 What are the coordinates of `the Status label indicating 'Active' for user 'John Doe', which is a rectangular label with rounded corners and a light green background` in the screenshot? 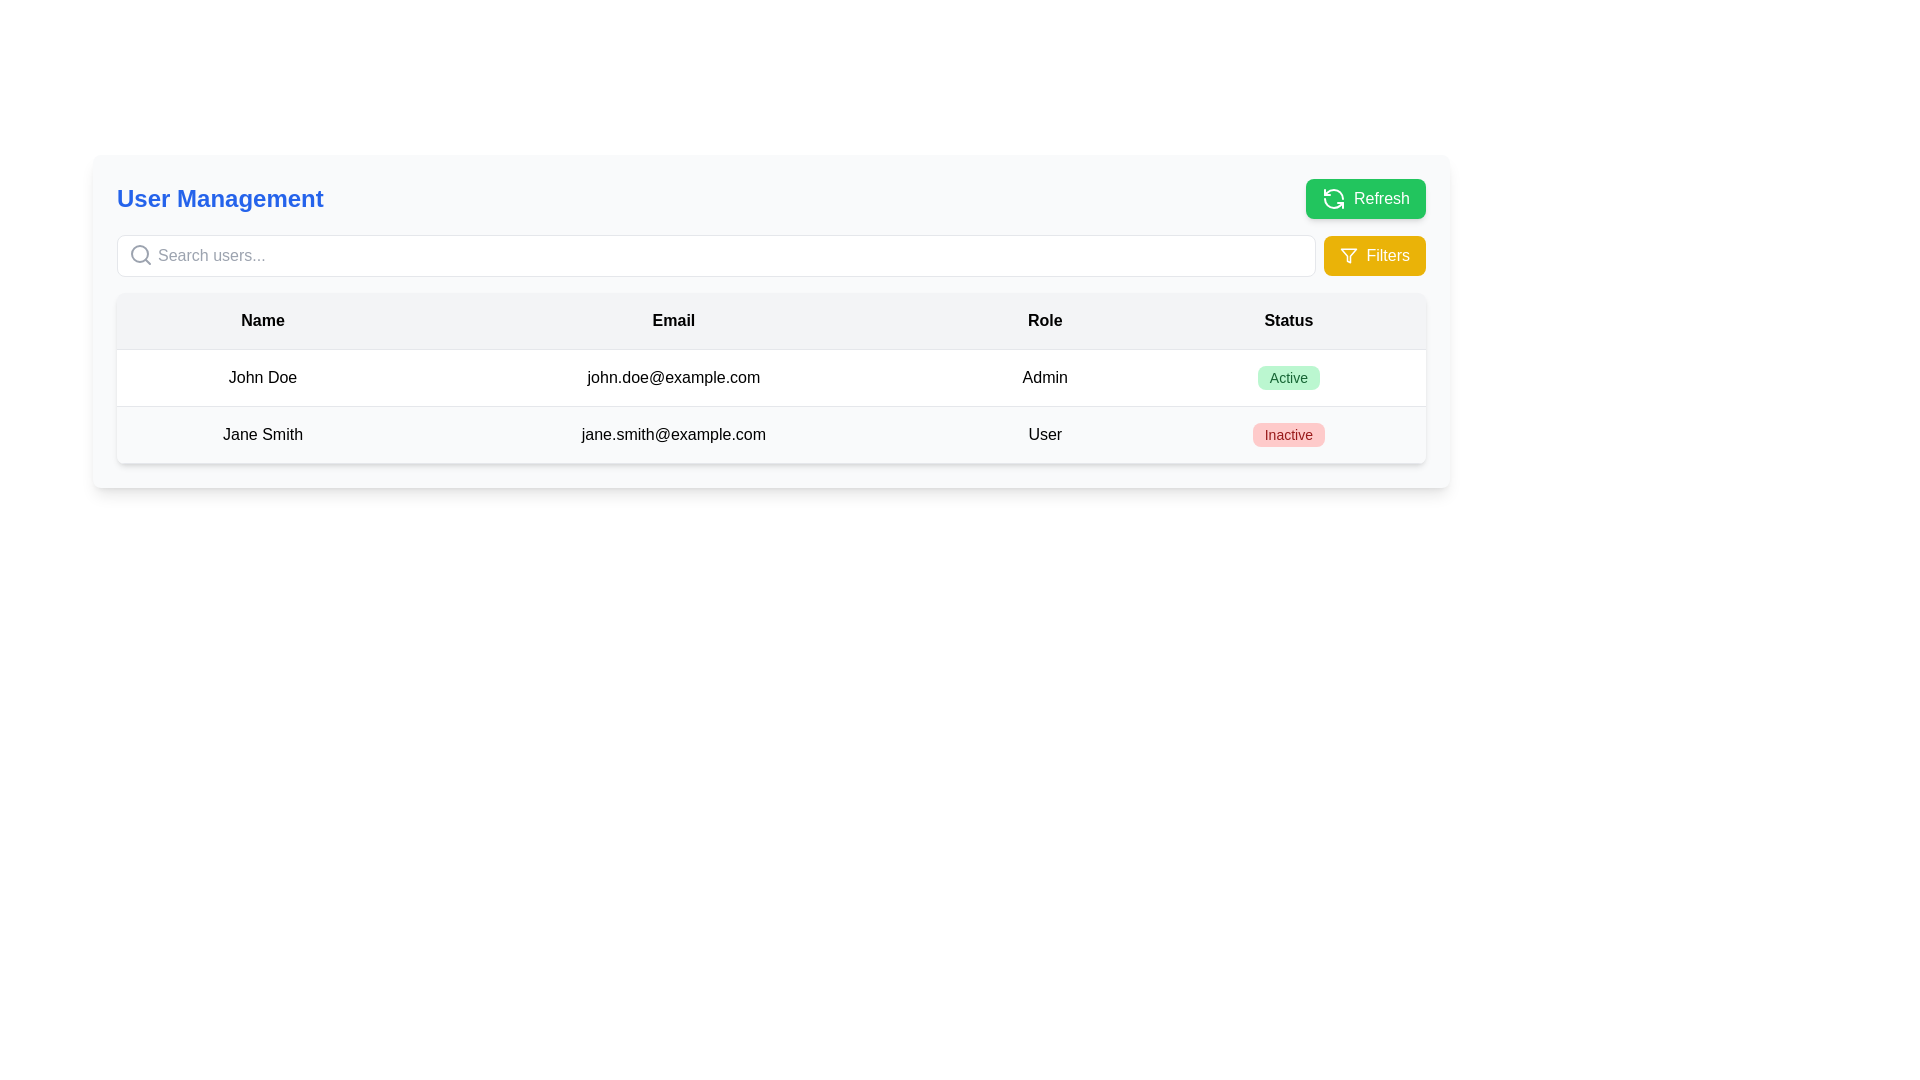 It's located at (1288, 378).